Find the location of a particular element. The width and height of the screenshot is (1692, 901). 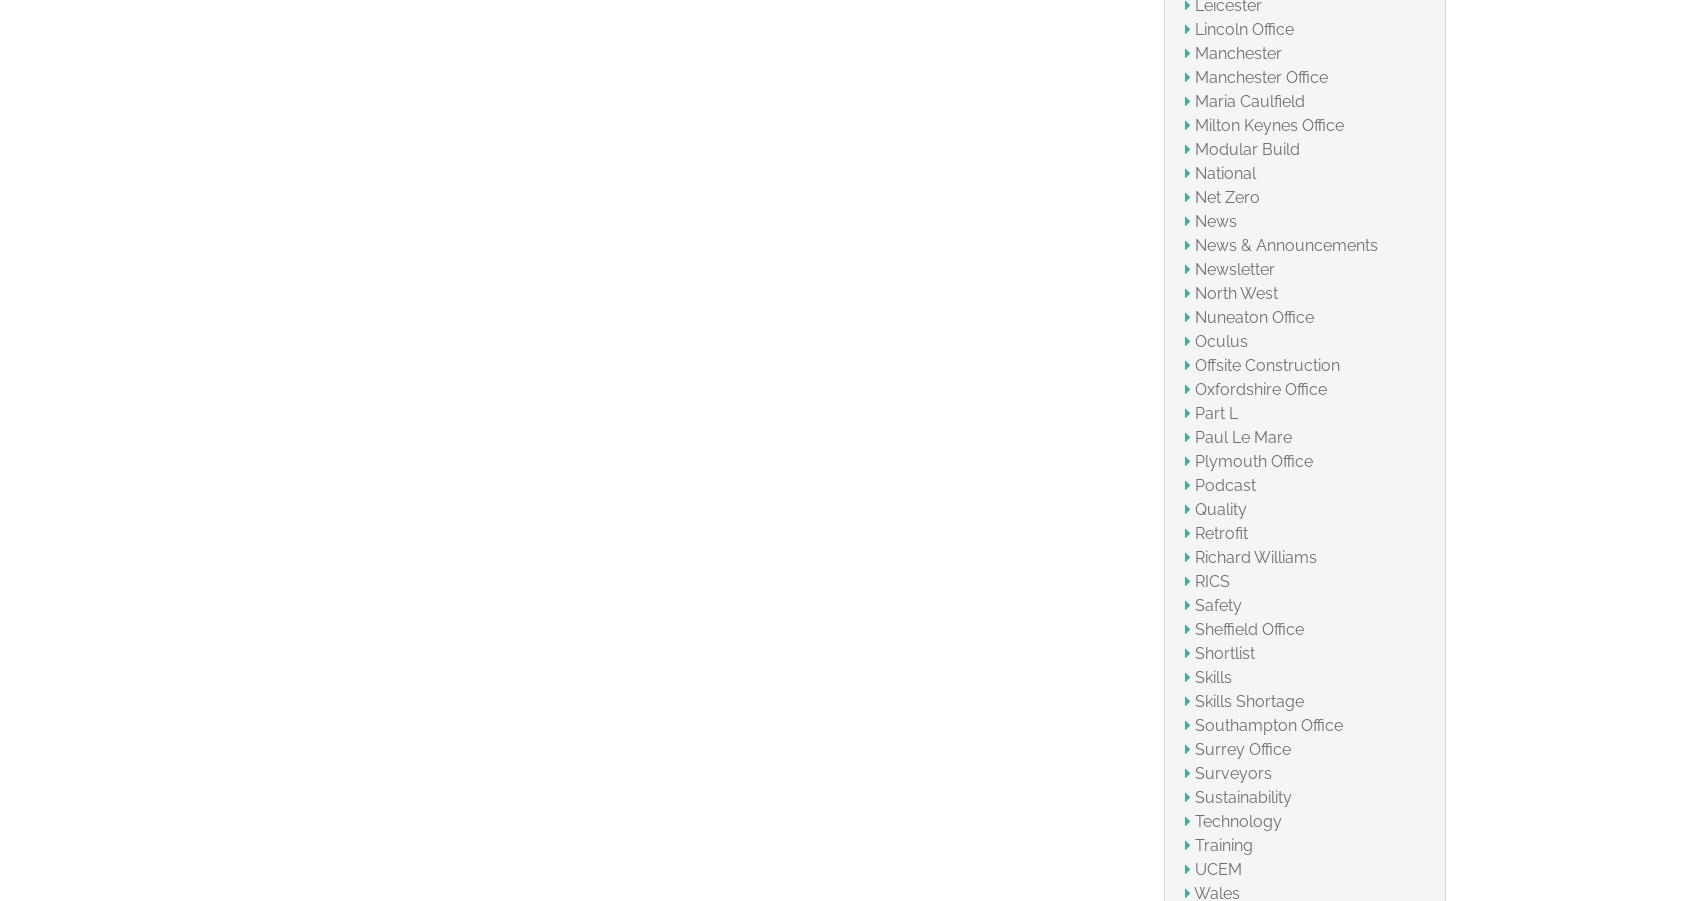

'RICS' is located at coordinates (1193, 579).